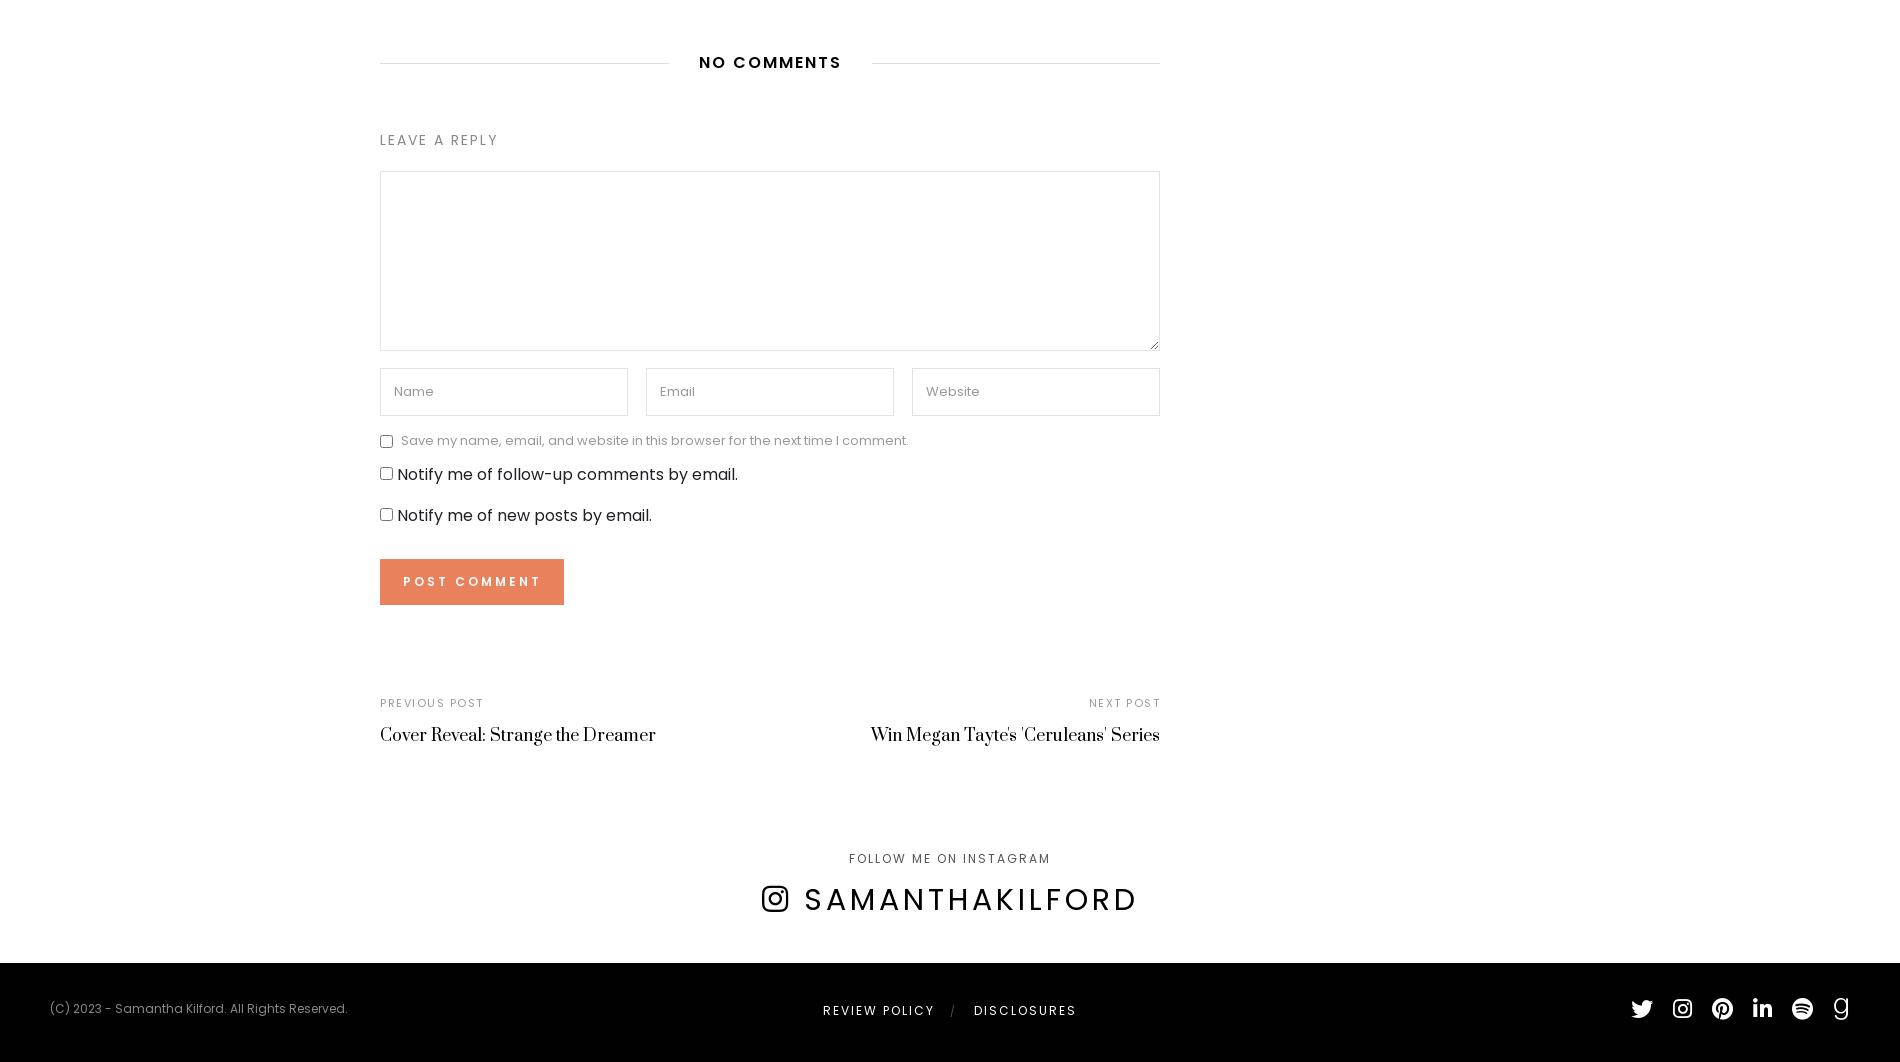 This screenshot has width=1900, height=1062. Describe the element at coordinates (970, 897) in the screenshot. I see `'samanthakilford'` at that location.